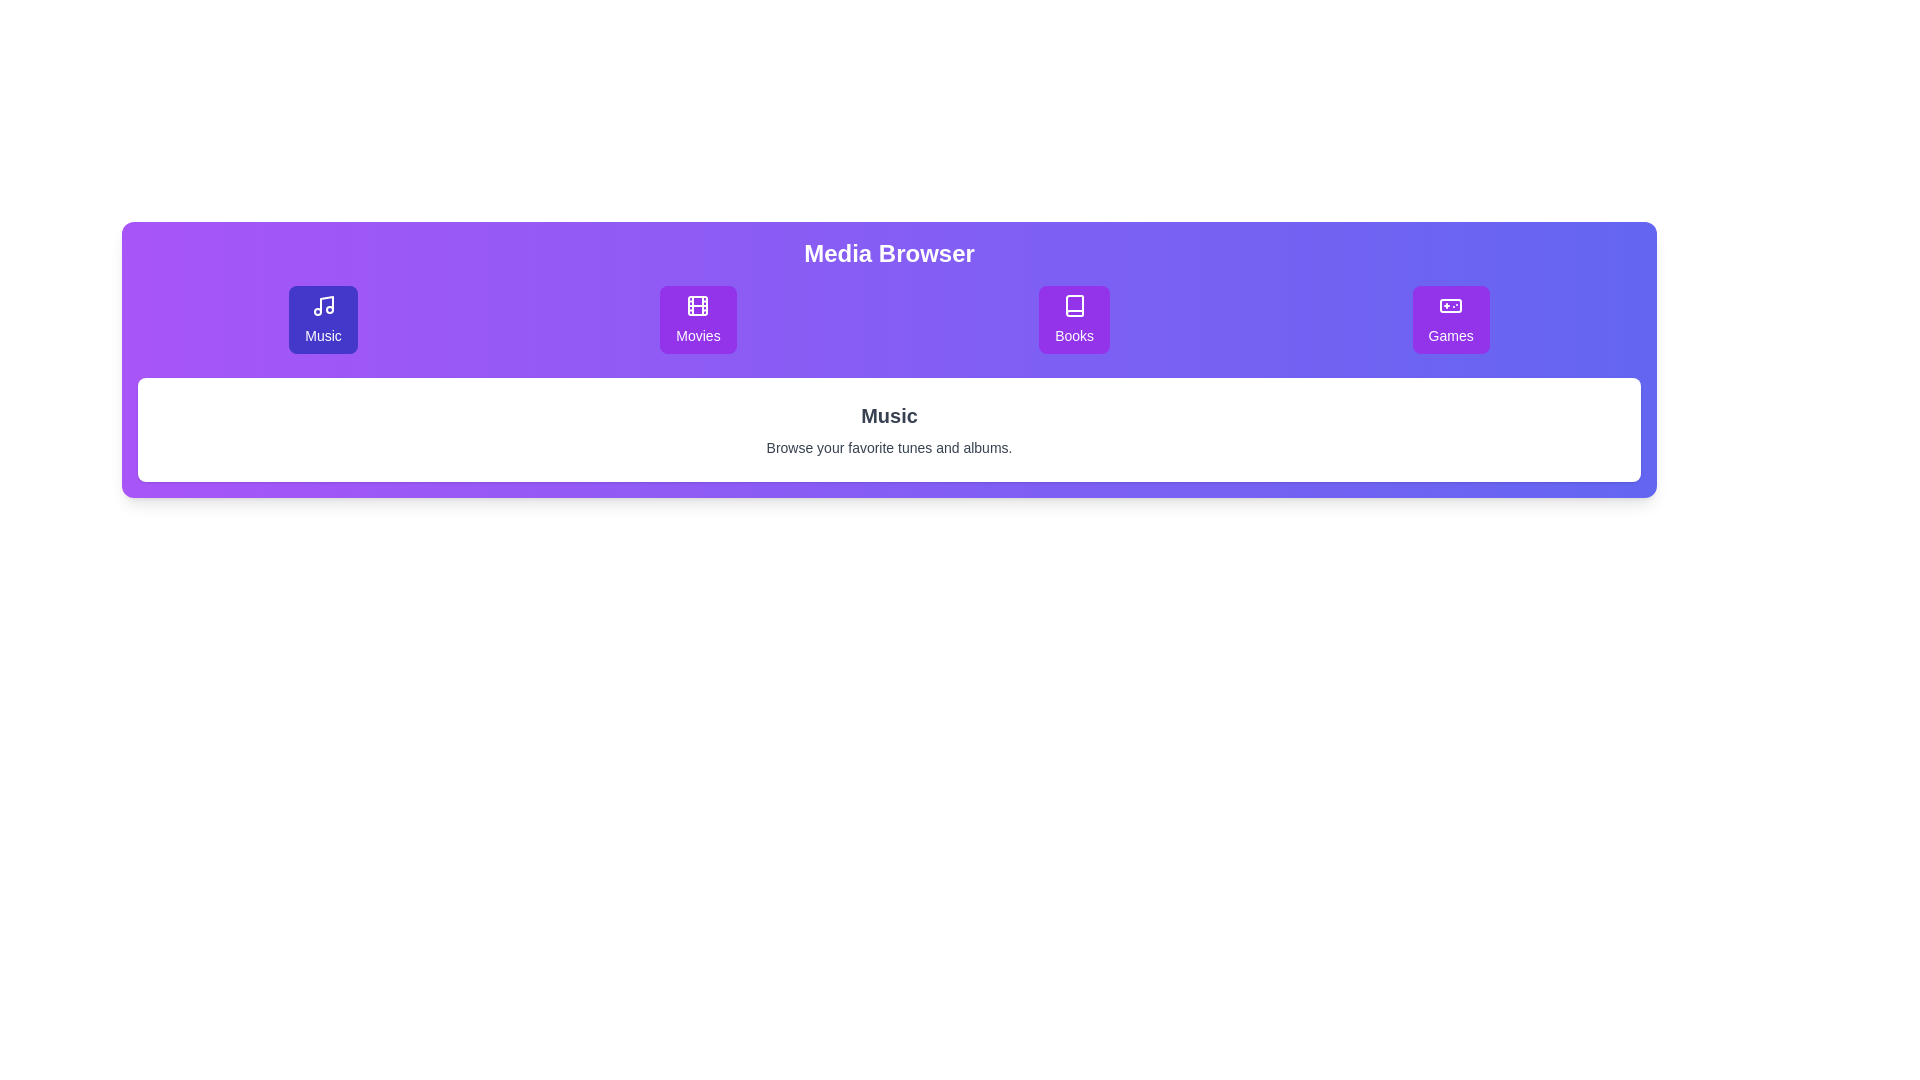 The width and height of the screenshot is (1920, 1080). I want to click on text label that says 'Music', which is located beneath a music icon in a rounded rectangular button with a purple background, so click(323, 334).